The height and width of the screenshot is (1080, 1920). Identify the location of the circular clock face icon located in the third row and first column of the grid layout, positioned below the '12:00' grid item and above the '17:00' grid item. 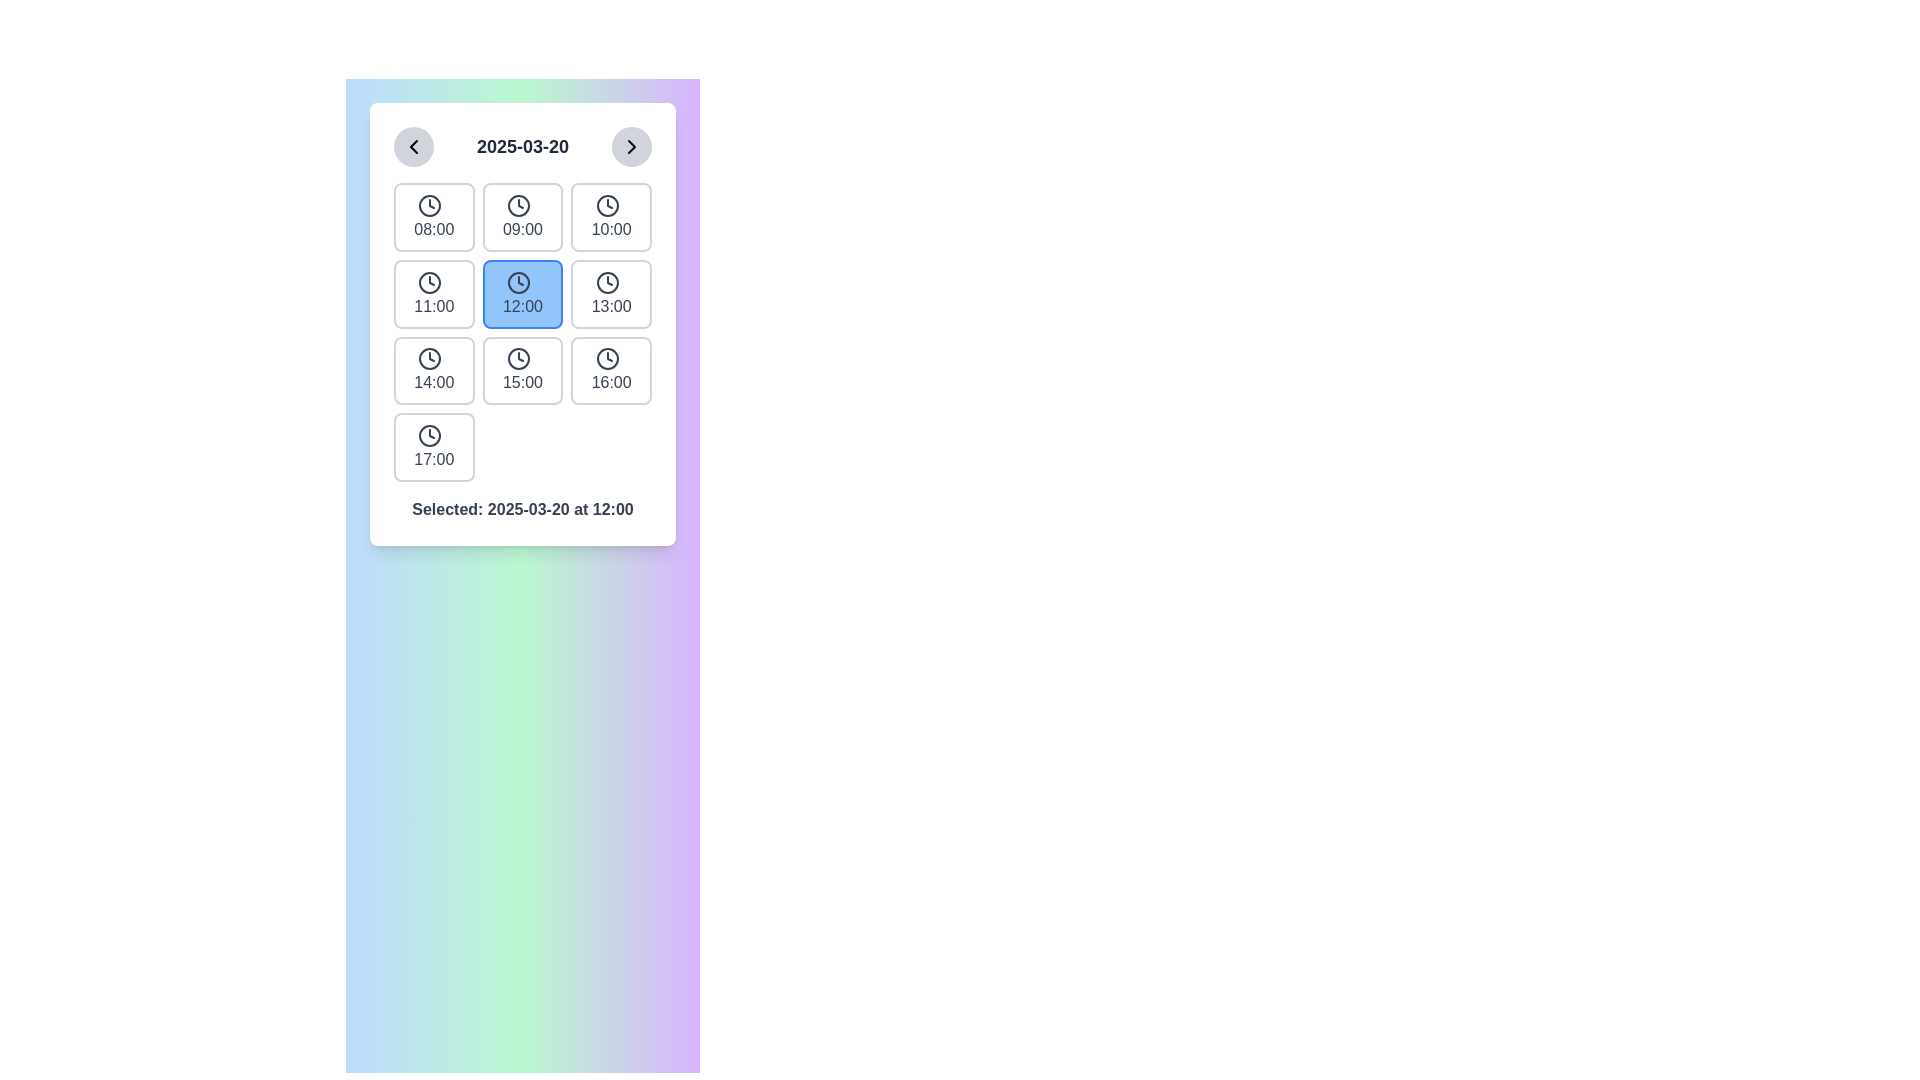
(429, 358).